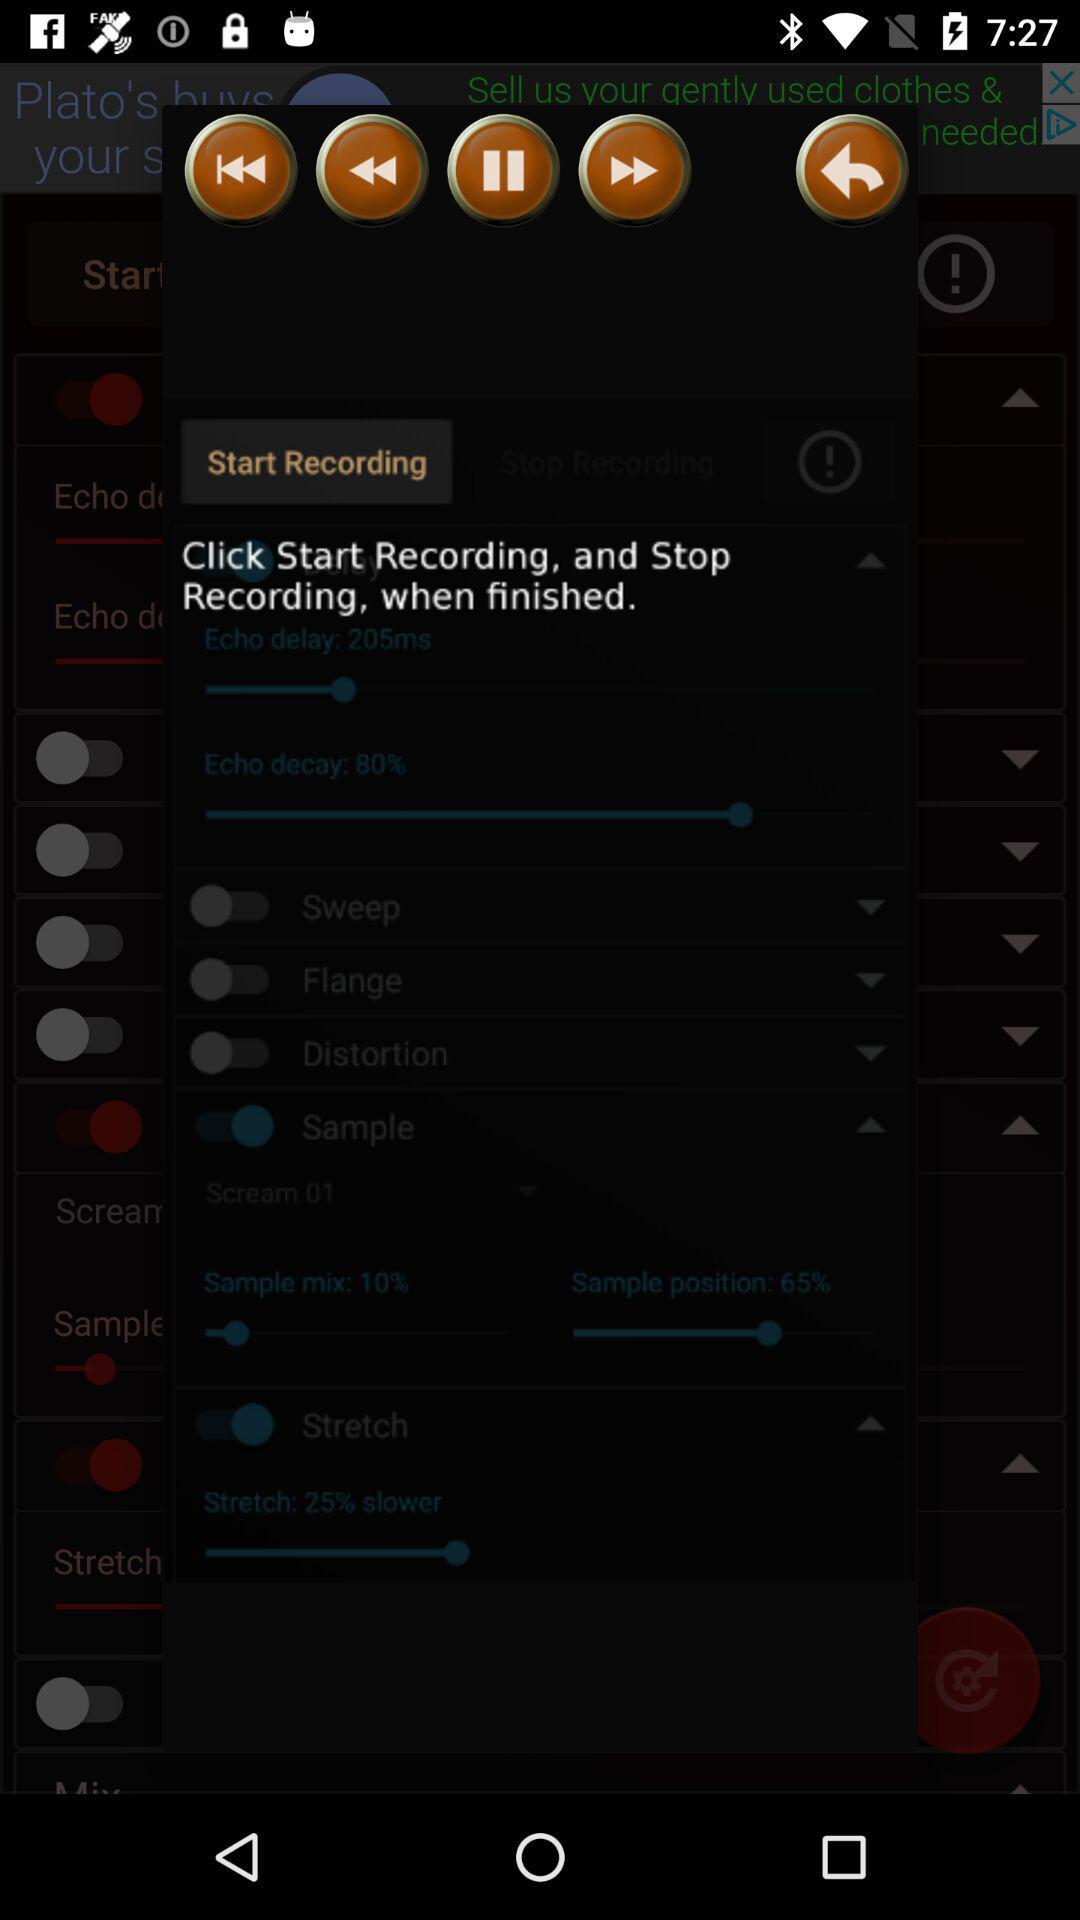 This screenshot has width=1080, height=1920. What do you see at coordinates (852, 170) in the screenshot?
I see `back` at bounding box center [852, 170].